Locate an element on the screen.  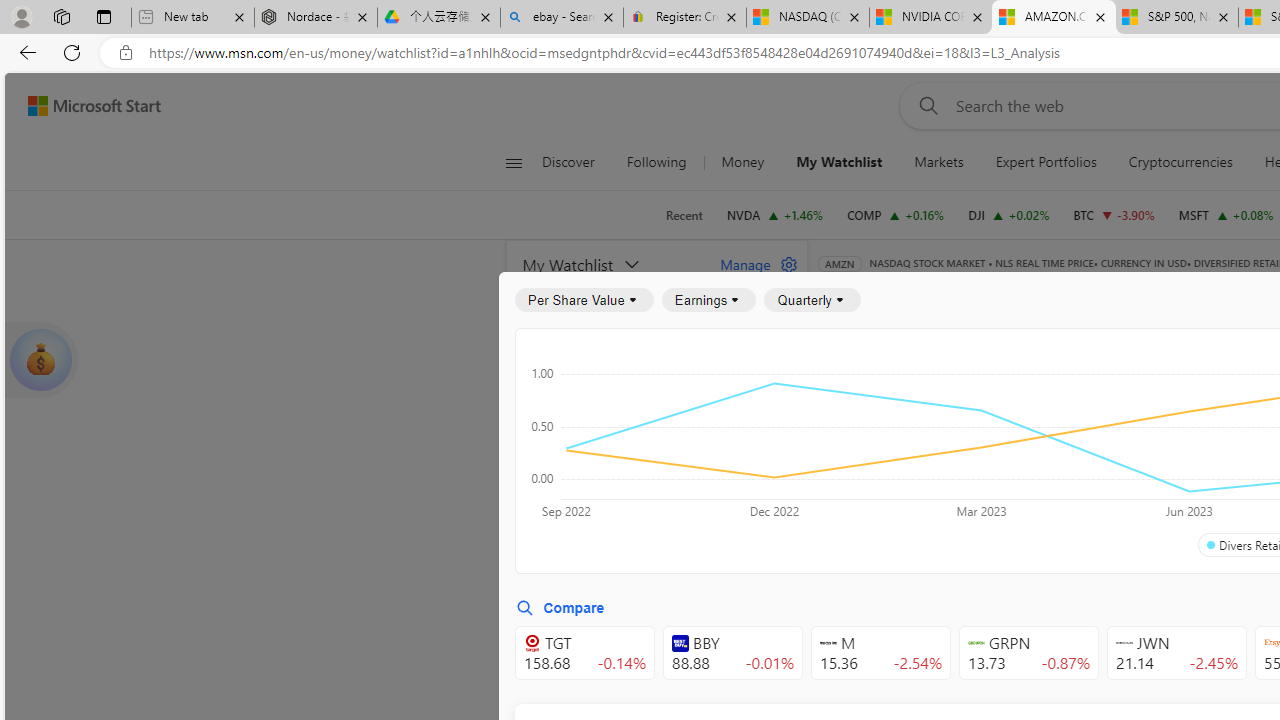
'NVDA NVIDIA CORPORATION increase 128.30 +1.84 +1.46%' is located at coordinates (774, 214).